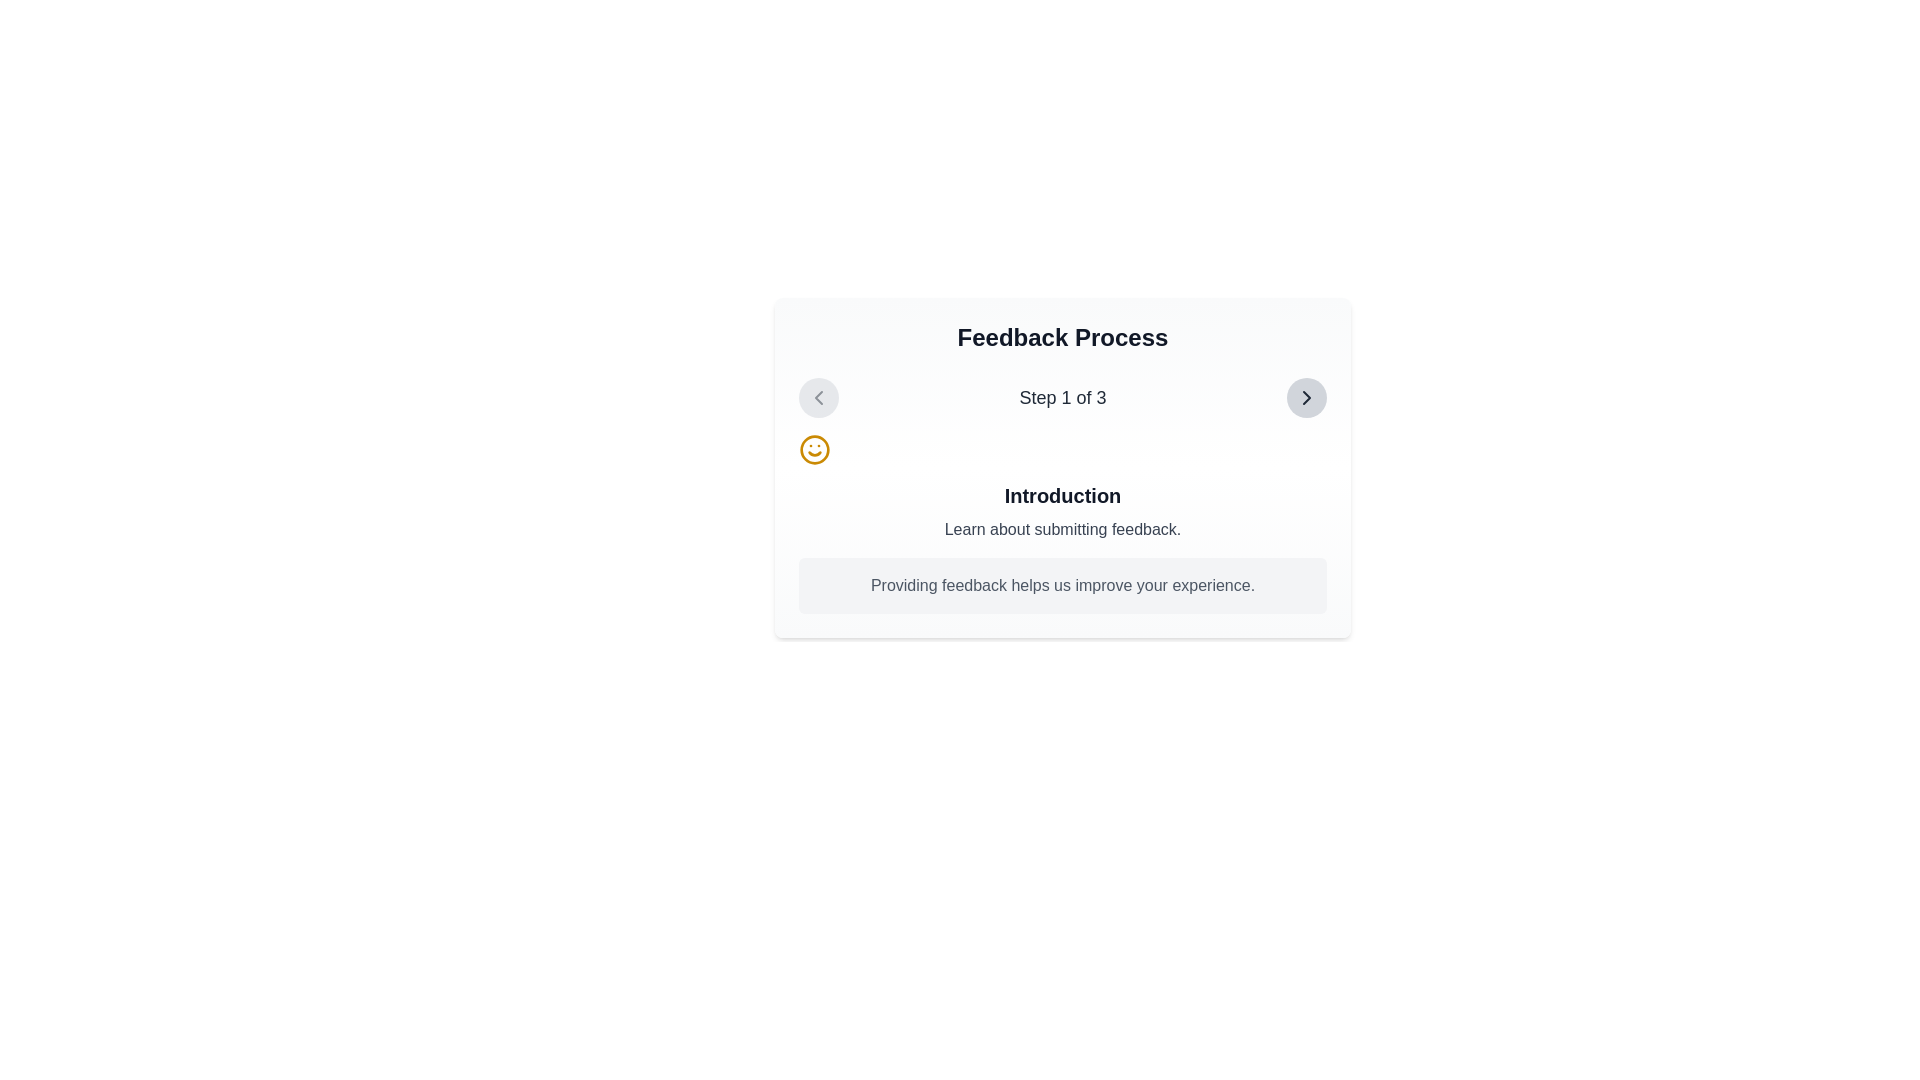 The width and height of the screenshot is (1920, 1080). Describe the element at coordinates (1306, 397) in the screenshot. I see `the forward chevron icon located in the top-right corner of the feedback step interface` at that location.